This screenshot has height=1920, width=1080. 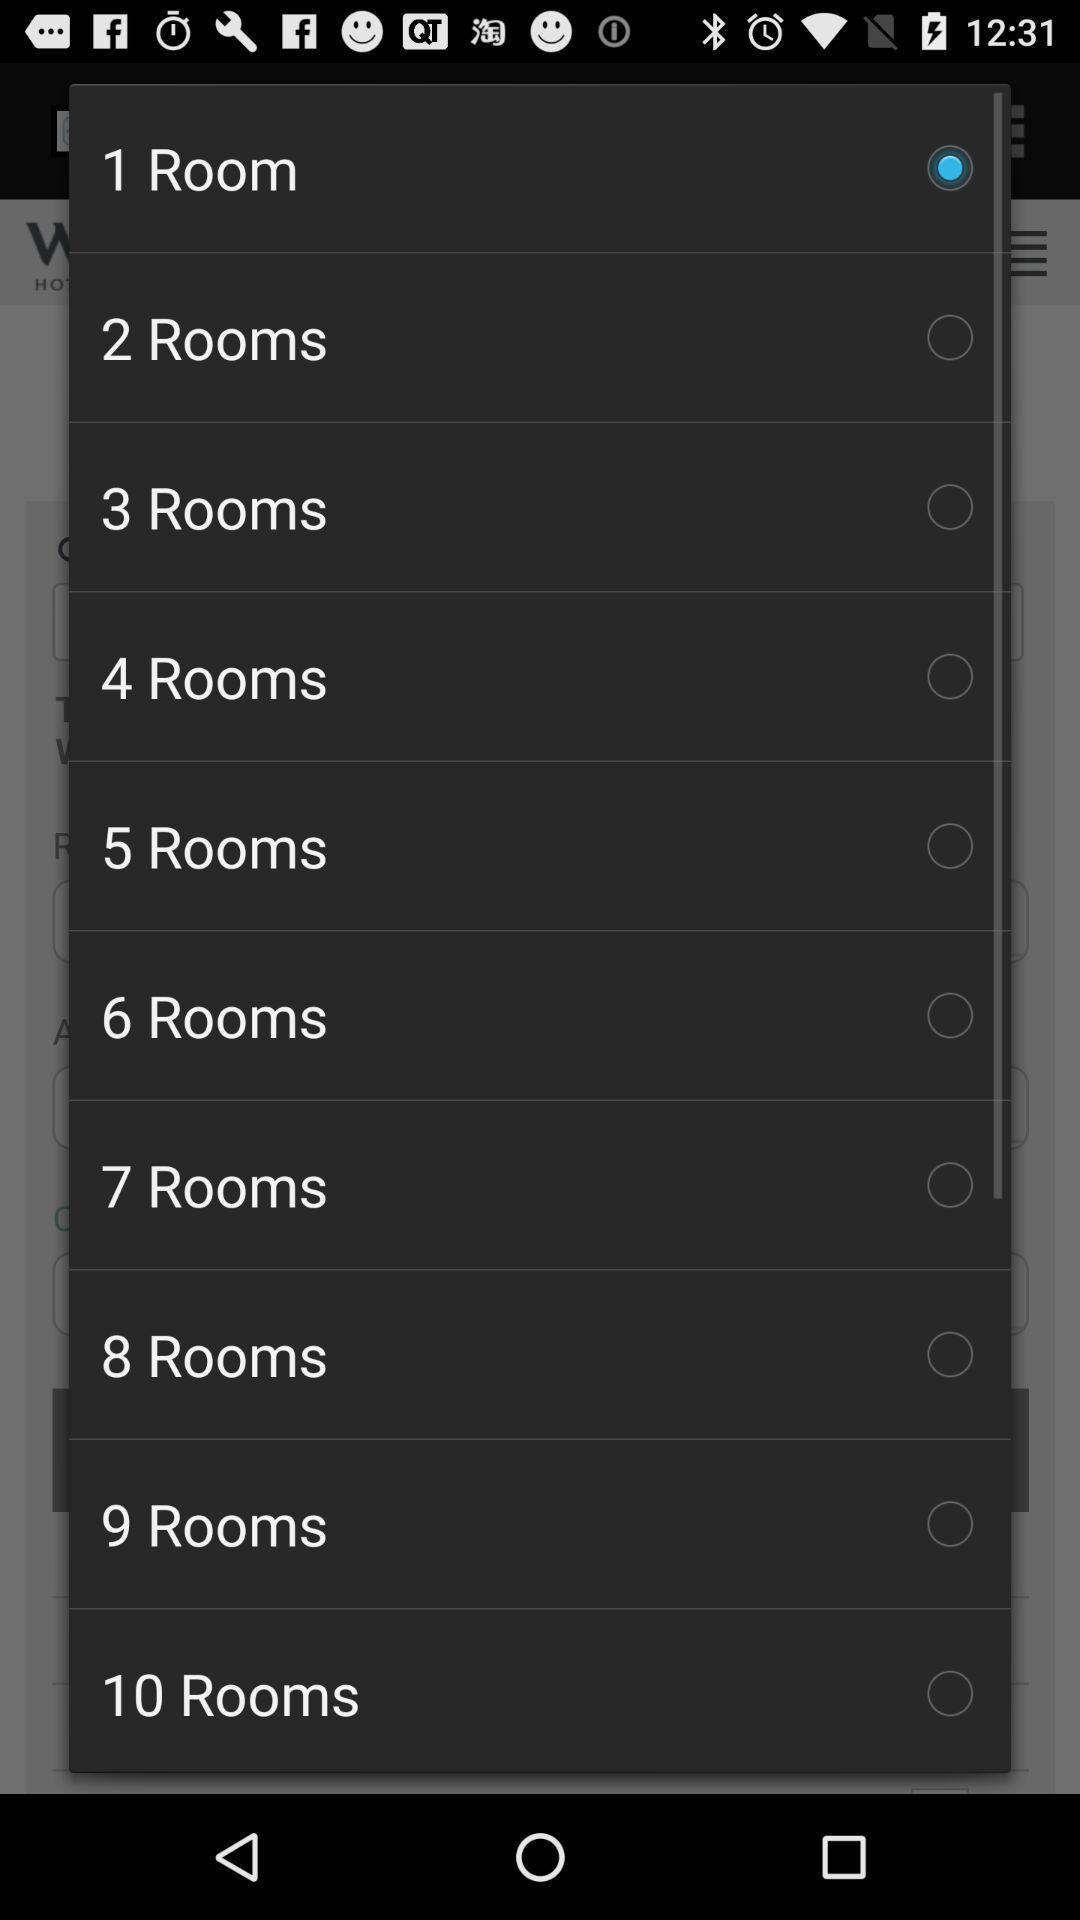 What do you see at coordinates (540, 1522) in the screenshot?
I see `the 9 rooms item` at bounding box center [540, 1522].